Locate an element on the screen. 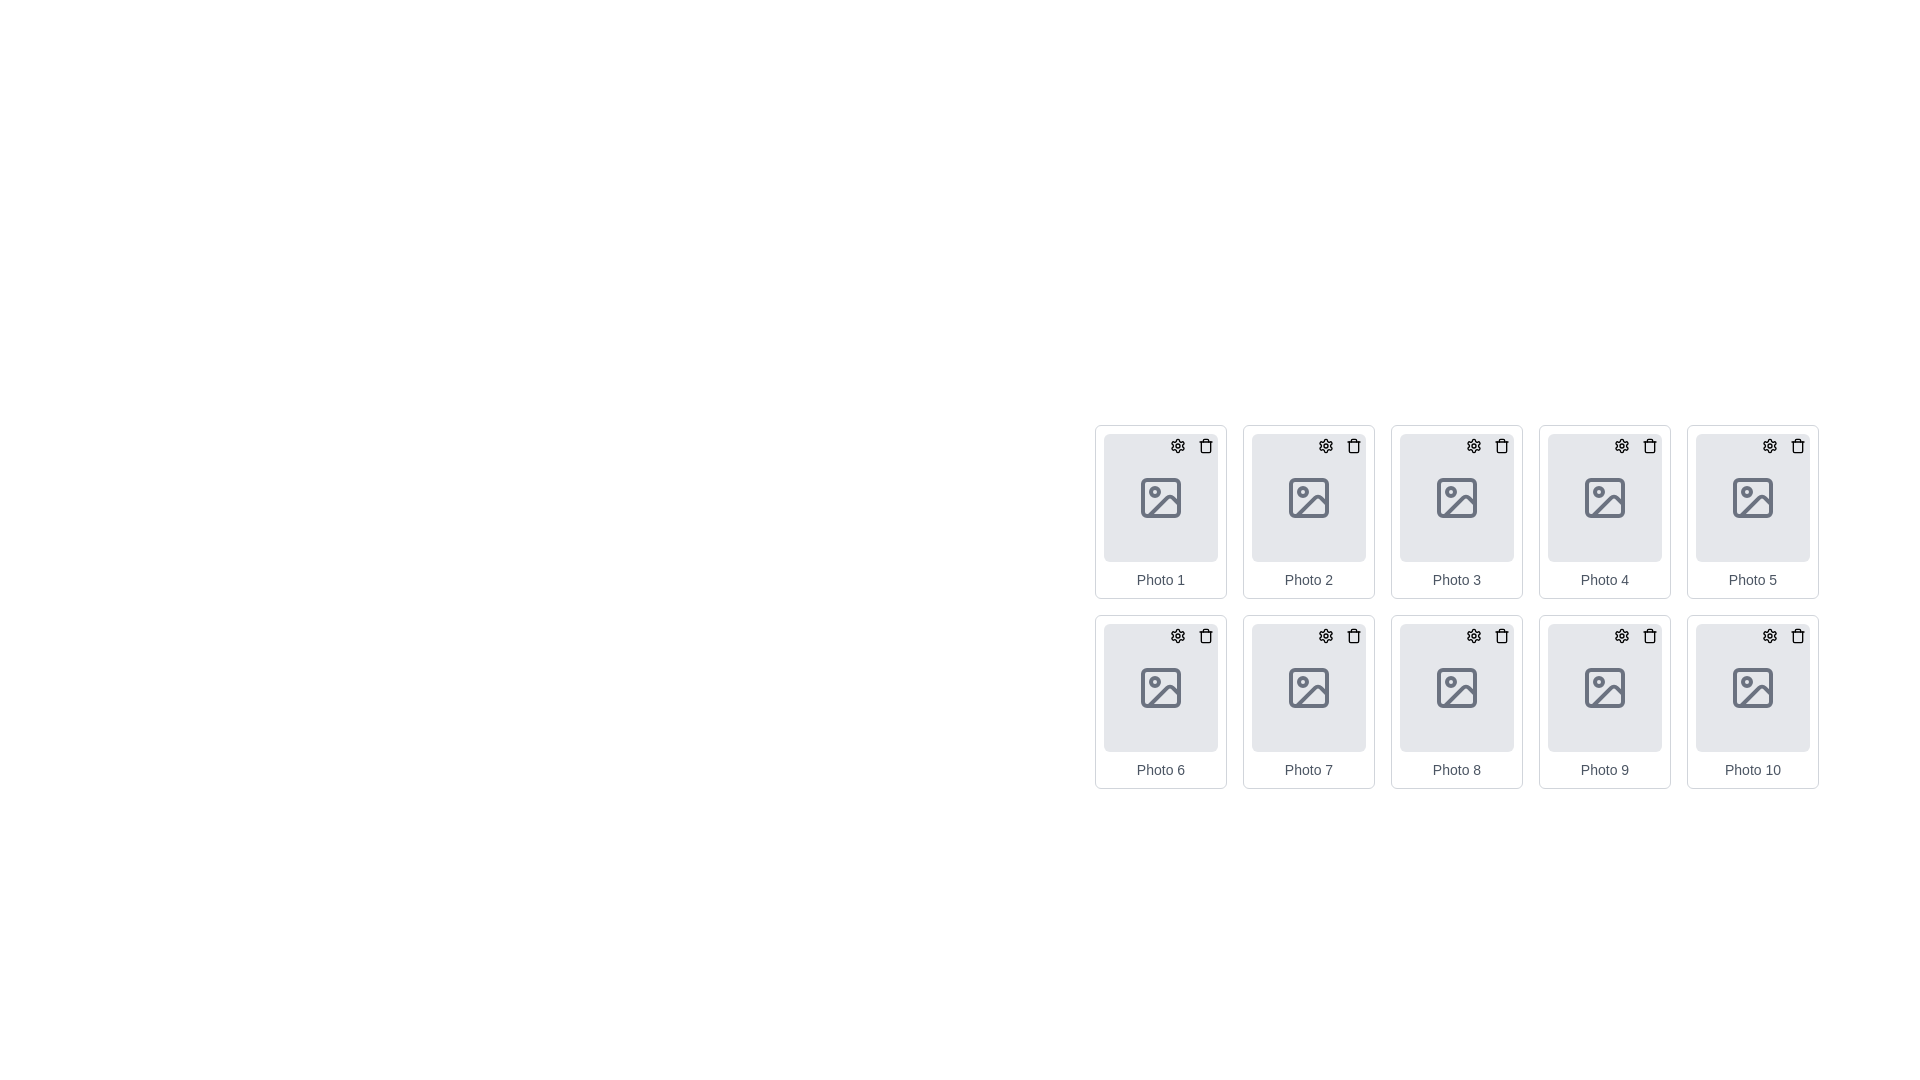  the gray image icon with rounded corners depicting a photograph-like representation is located at coordinates (1751, 496).